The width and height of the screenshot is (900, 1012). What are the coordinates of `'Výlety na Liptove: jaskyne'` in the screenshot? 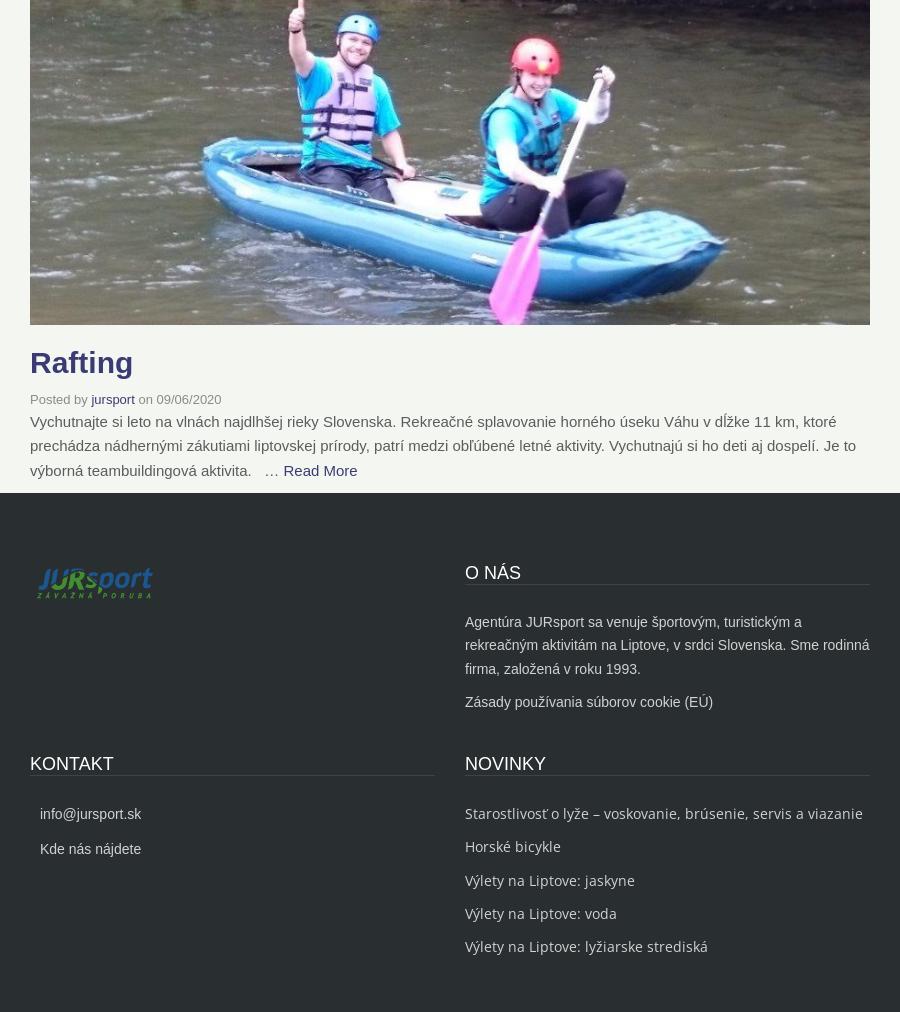 It's located at (548, 878).